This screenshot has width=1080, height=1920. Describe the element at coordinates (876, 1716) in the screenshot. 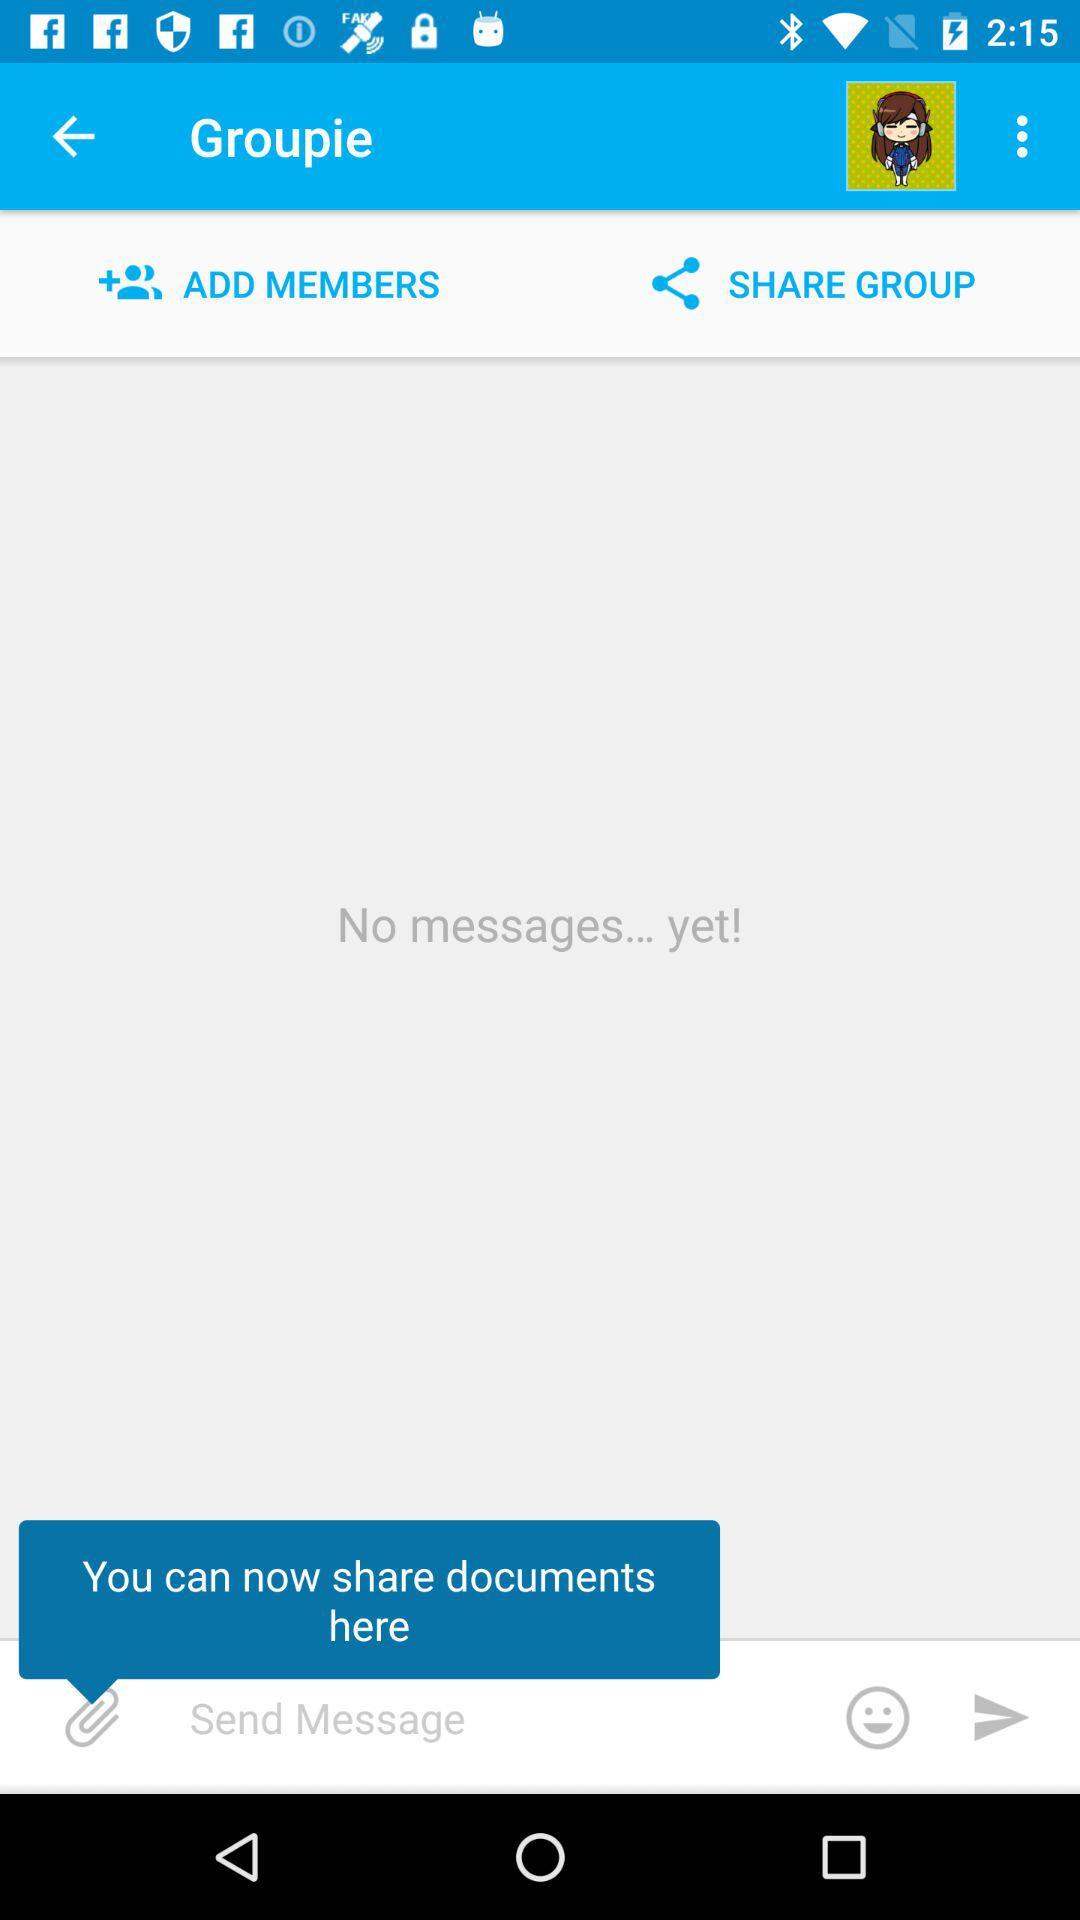

I see `the emoji icon` at that location.